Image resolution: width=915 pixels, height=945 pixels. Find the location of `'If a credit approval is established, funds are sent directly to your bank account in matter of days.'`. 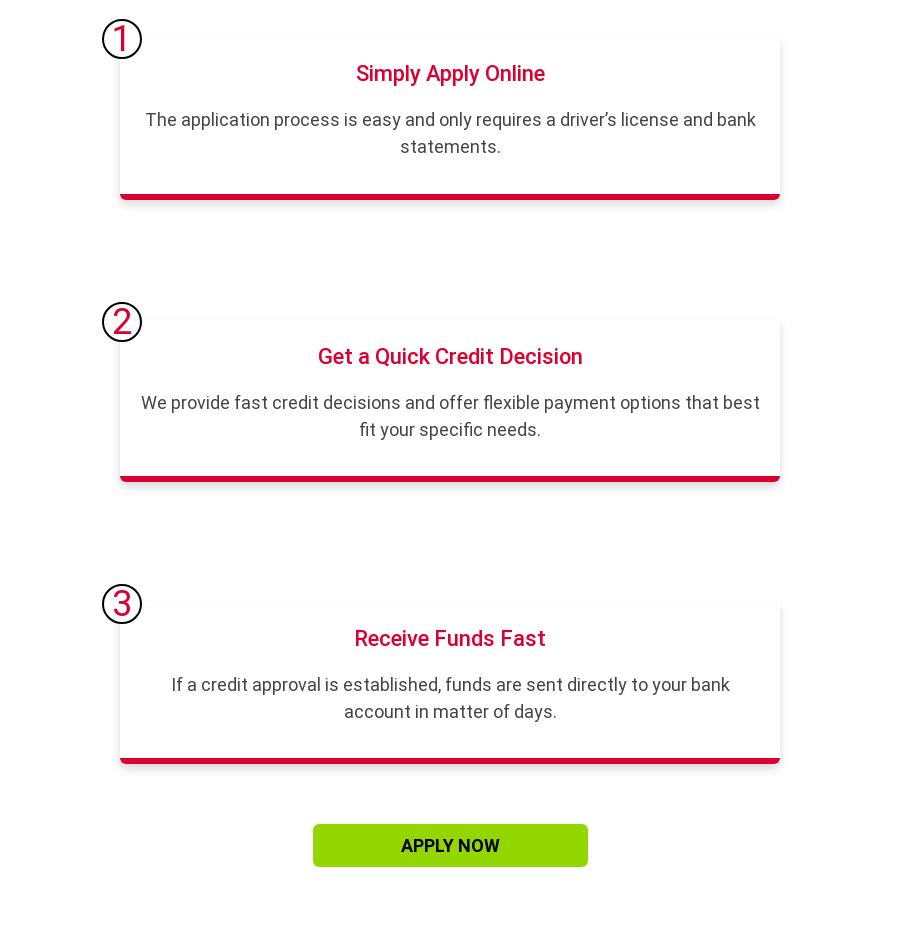

'If a credit approval is established, funds are sent directly to your bank account in matter of days.' is located at coordinates (449, 697).